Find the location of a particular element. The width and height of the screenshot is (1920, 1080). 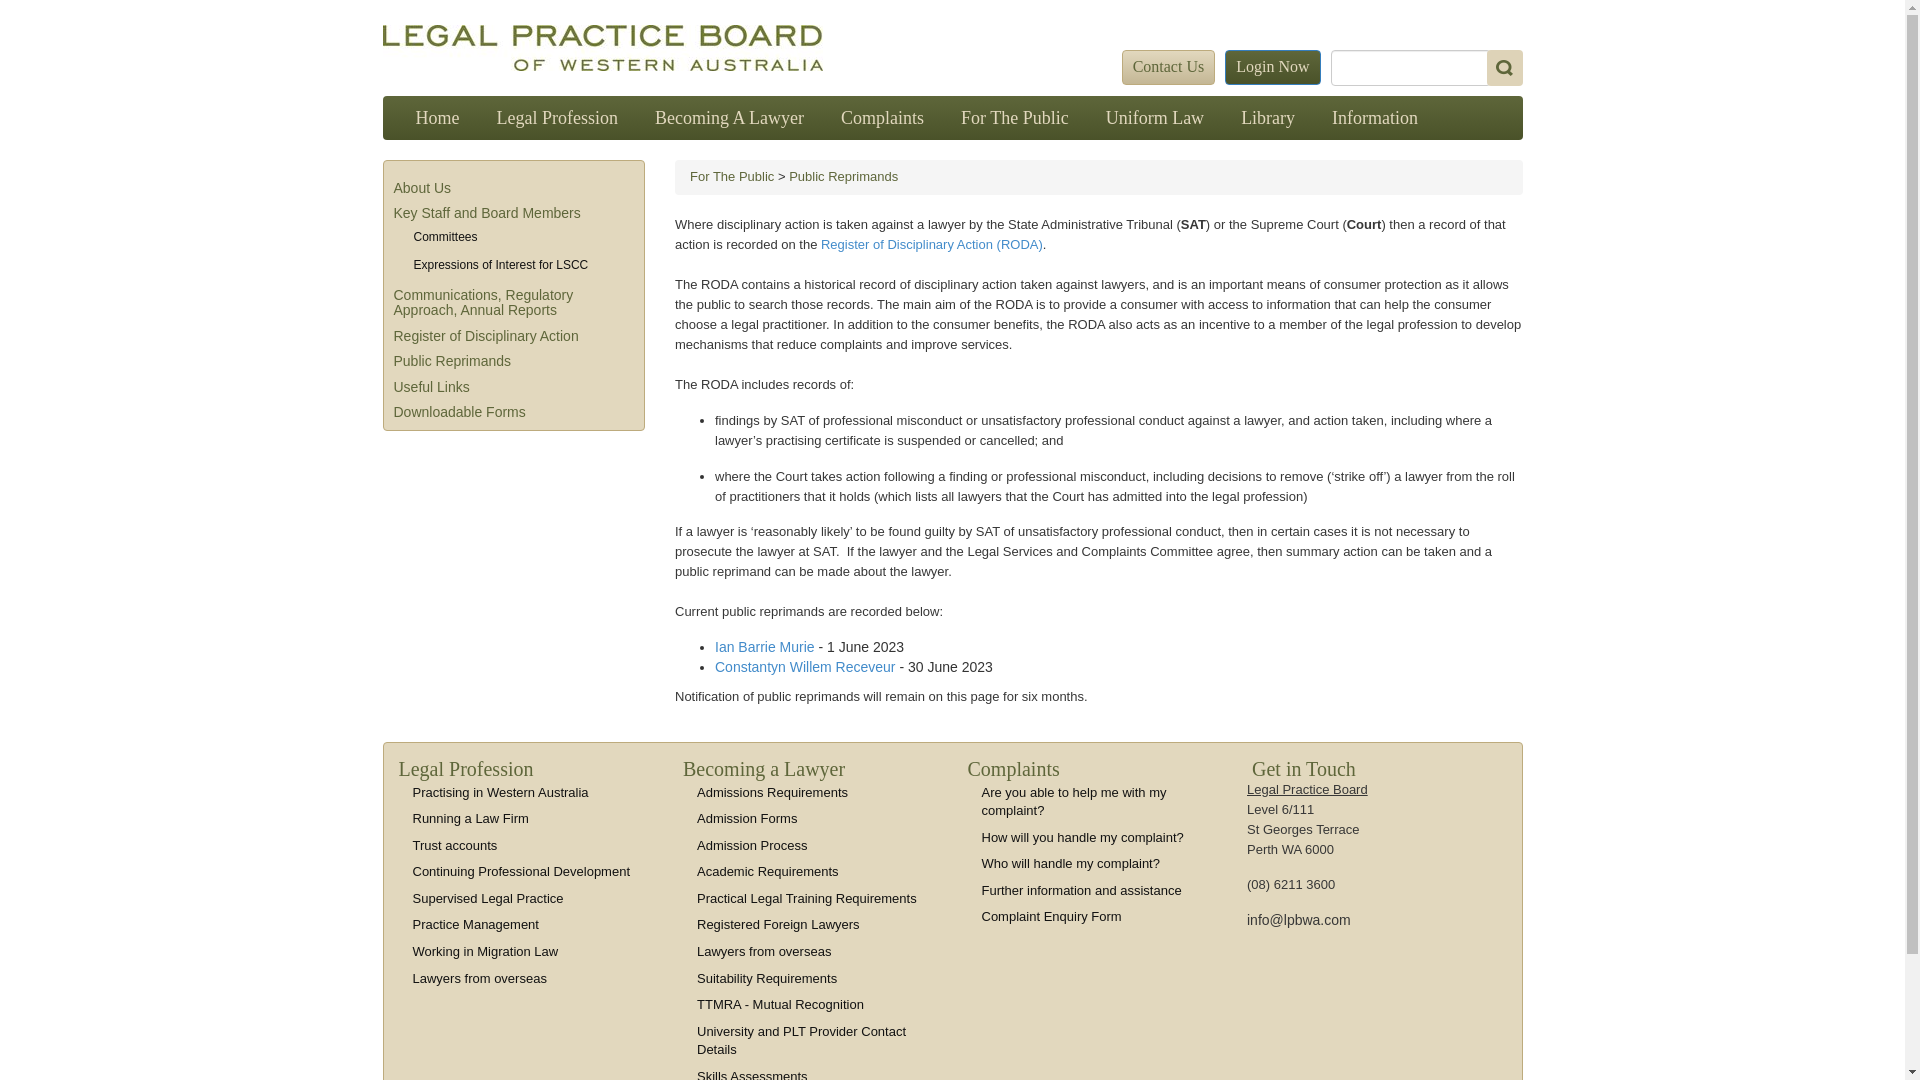

'Library' is located at coordinates (1266, 118).